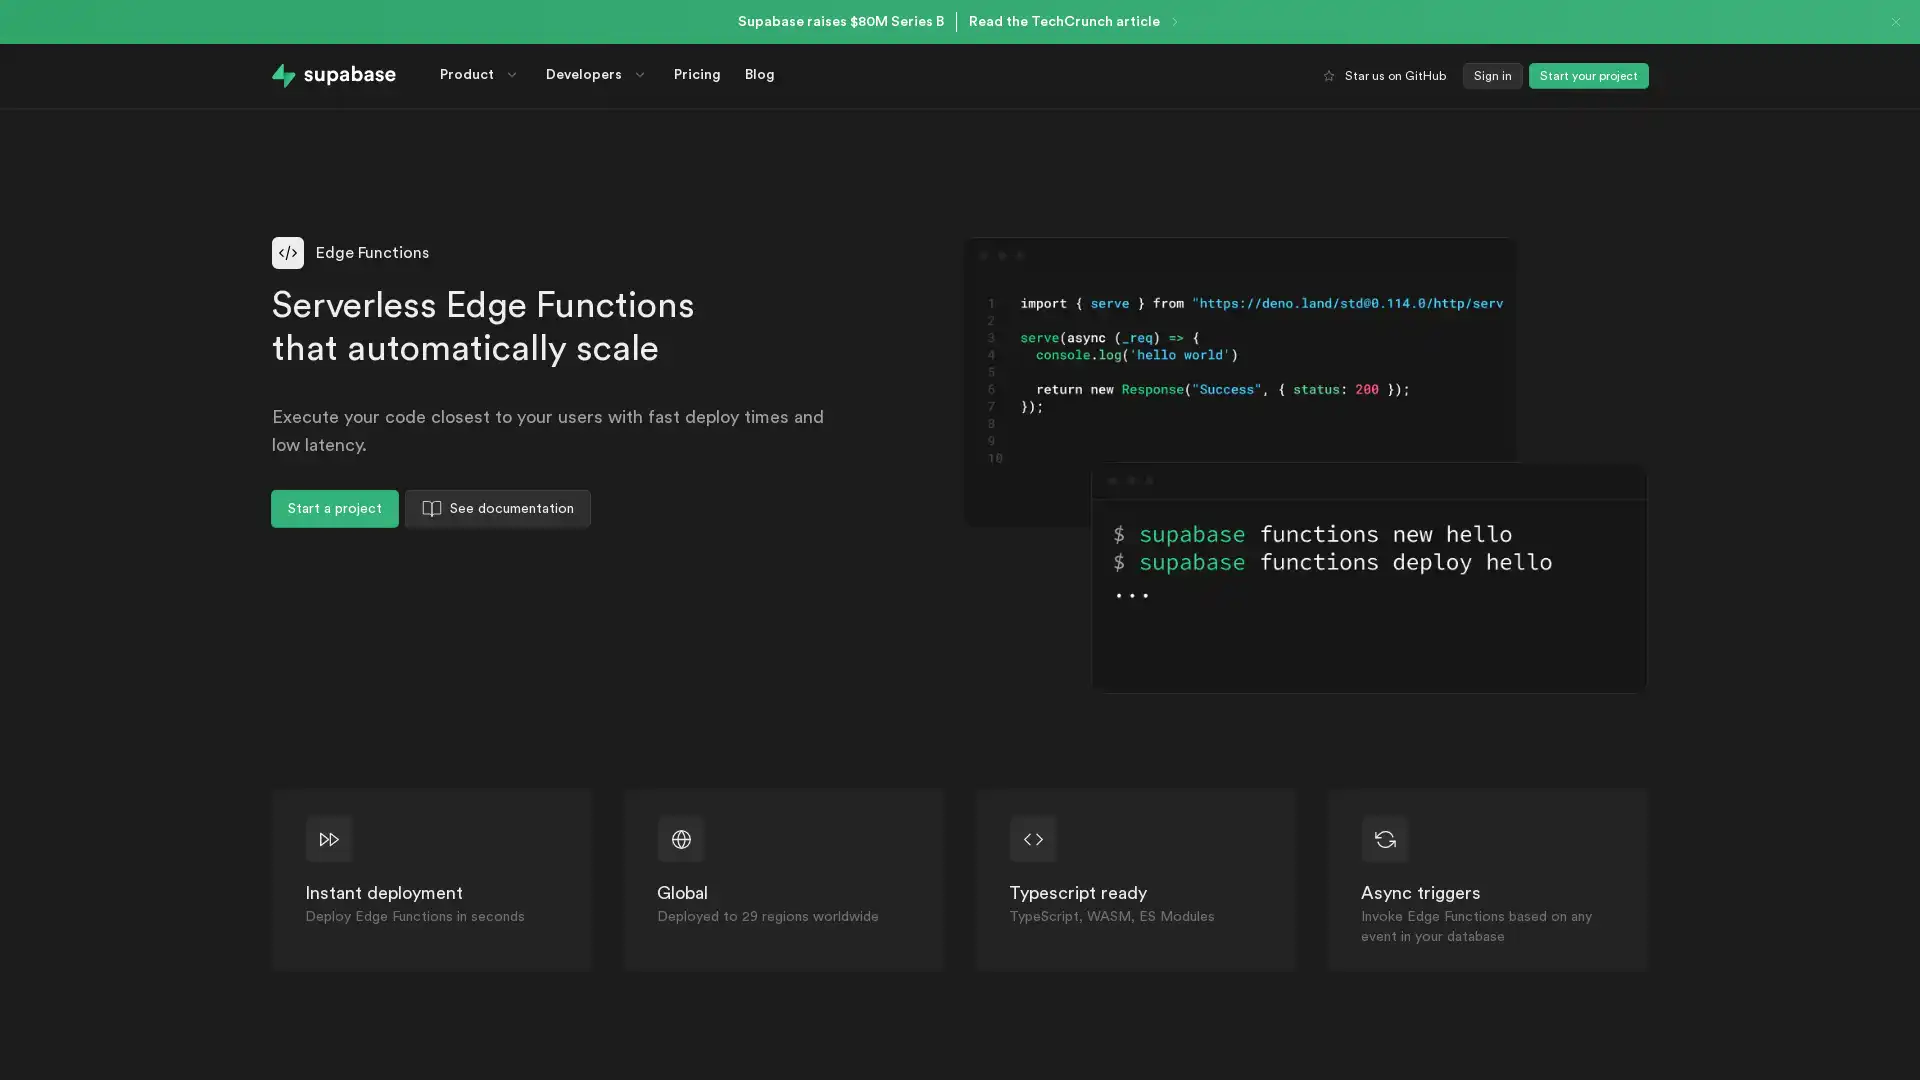  I want to click on Start a project, so click(335, 508).